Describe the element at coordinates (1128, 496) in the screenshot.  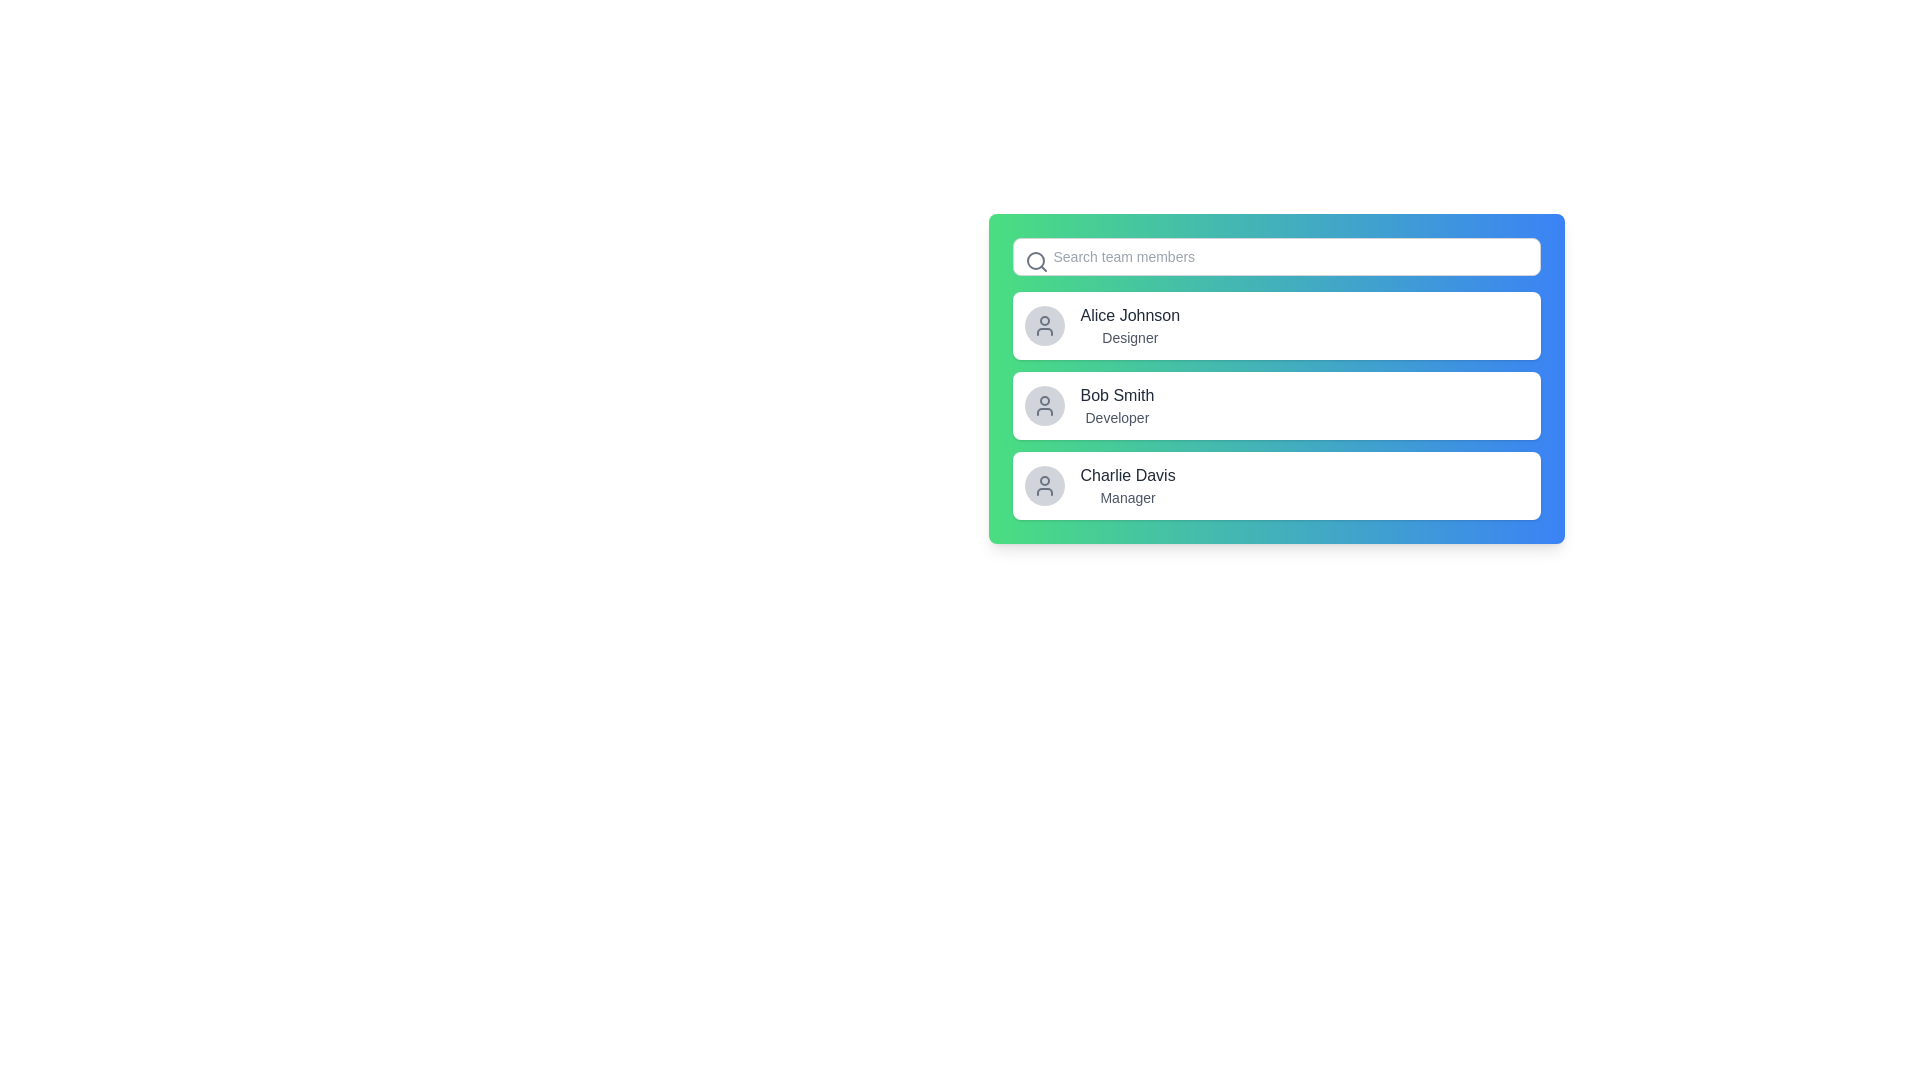
I see `the static text element displaying 'Manager', which is located directly below 'Charlie Davis' in the third profile card of the team members list` at that location.